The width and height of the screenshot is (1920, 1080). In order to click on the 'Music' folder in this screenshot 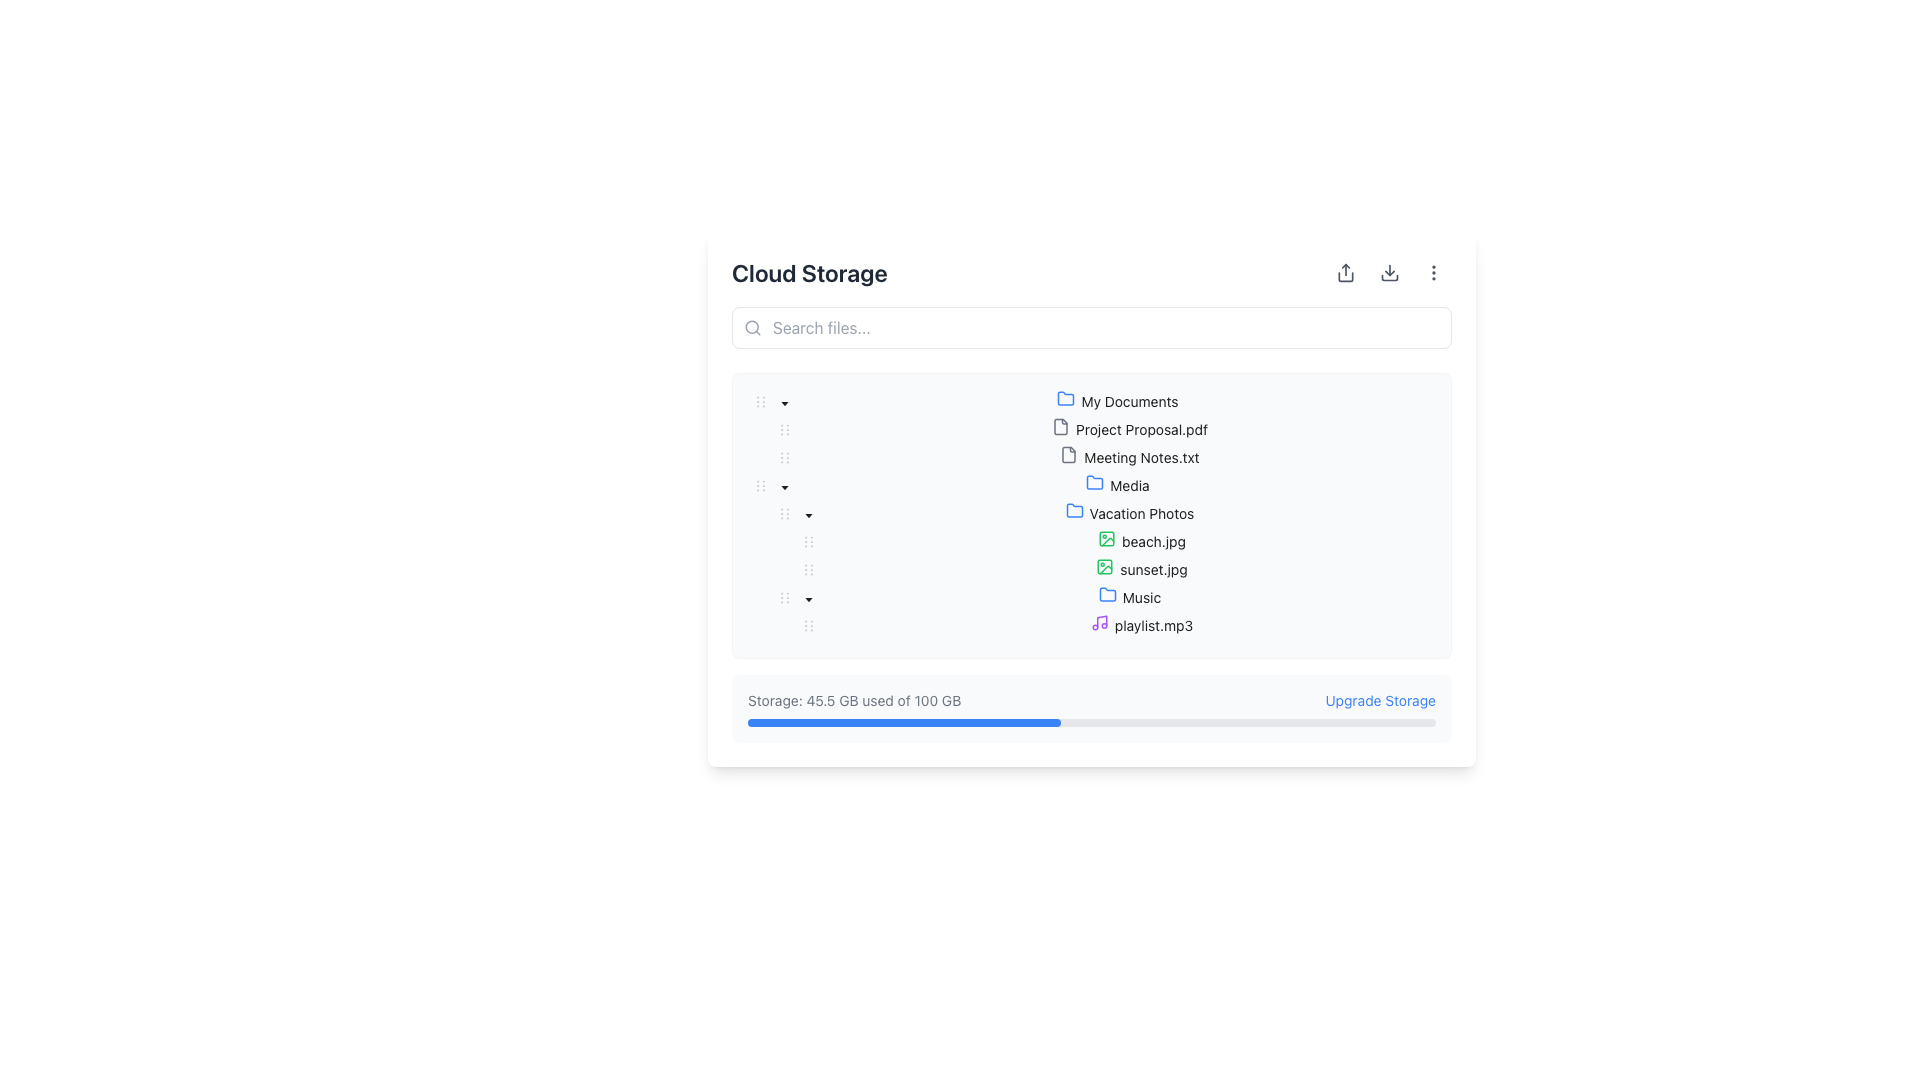, I will do `click(1090, 596)`.